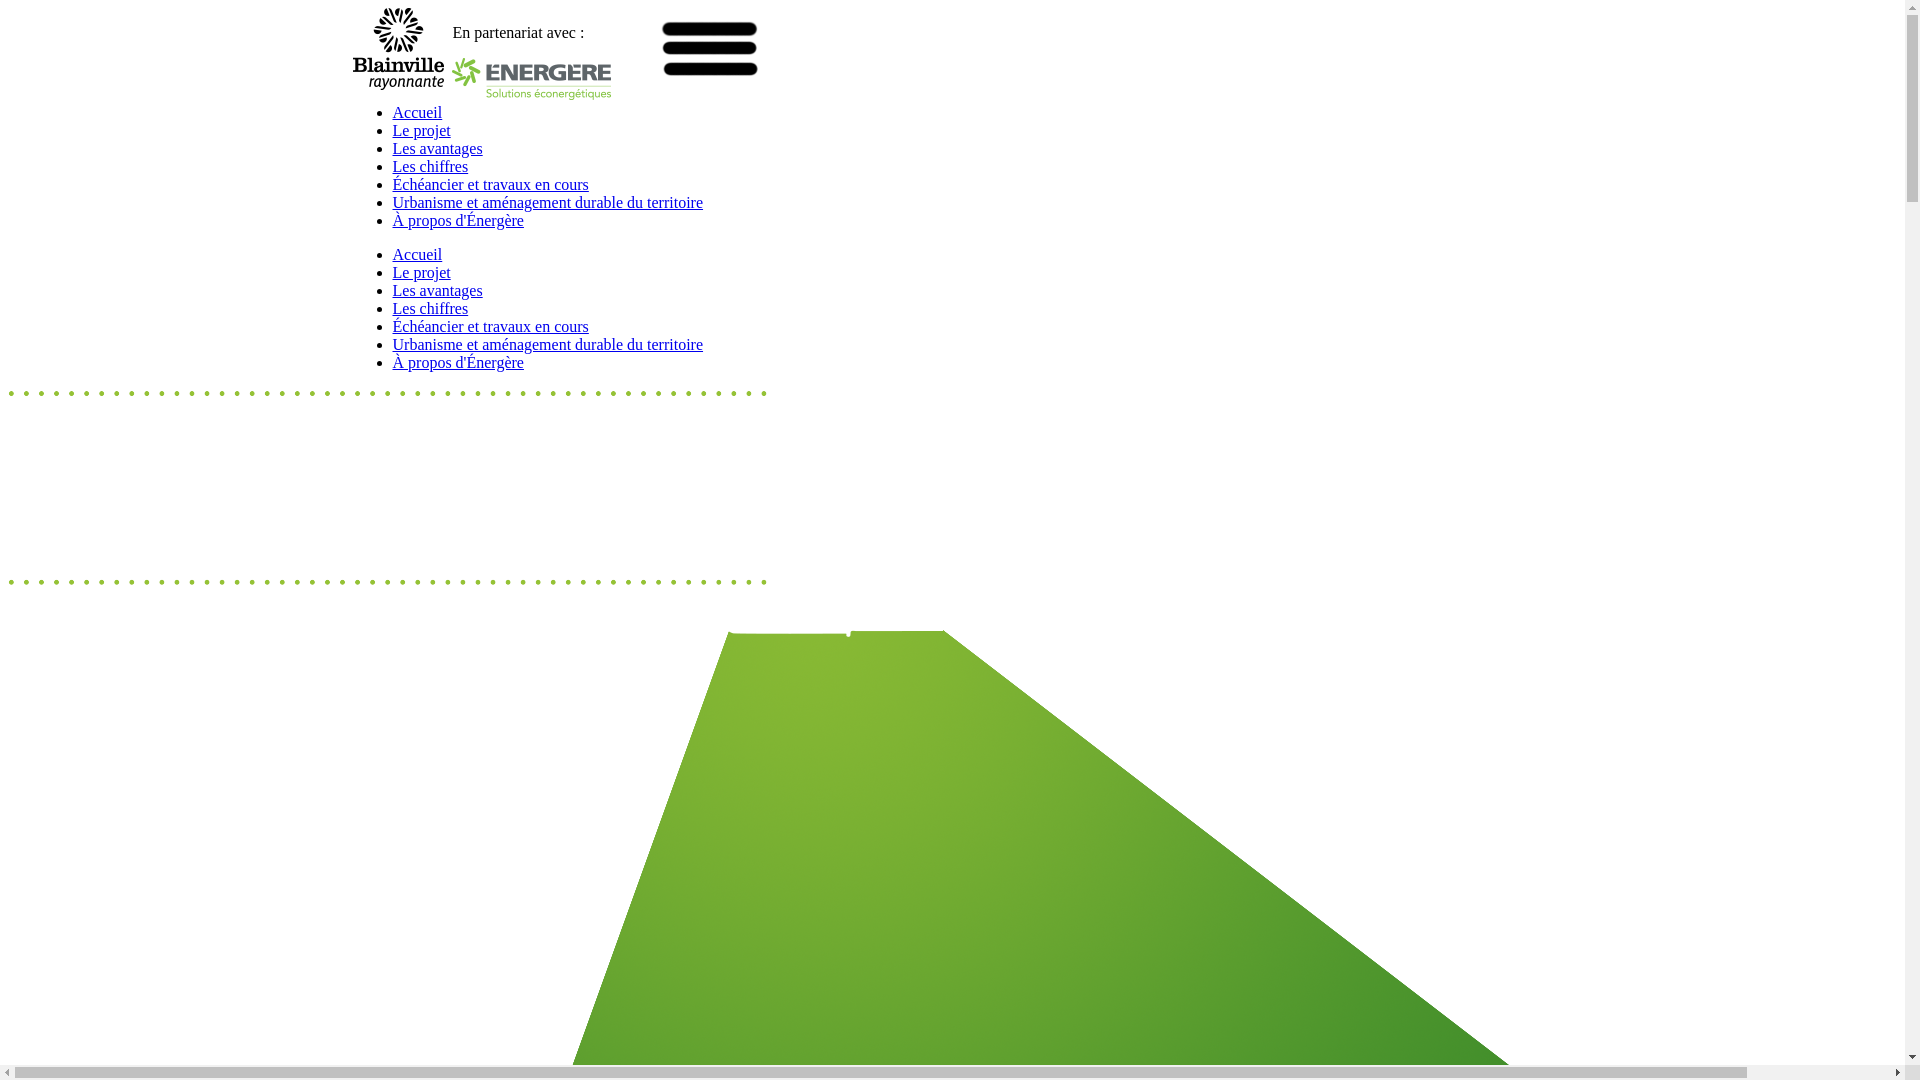 This screenshot has width=1920, height=1080. Describe the element at coordinates (435, 290) in the screenshot. I see `'Les avantages'` at that location.